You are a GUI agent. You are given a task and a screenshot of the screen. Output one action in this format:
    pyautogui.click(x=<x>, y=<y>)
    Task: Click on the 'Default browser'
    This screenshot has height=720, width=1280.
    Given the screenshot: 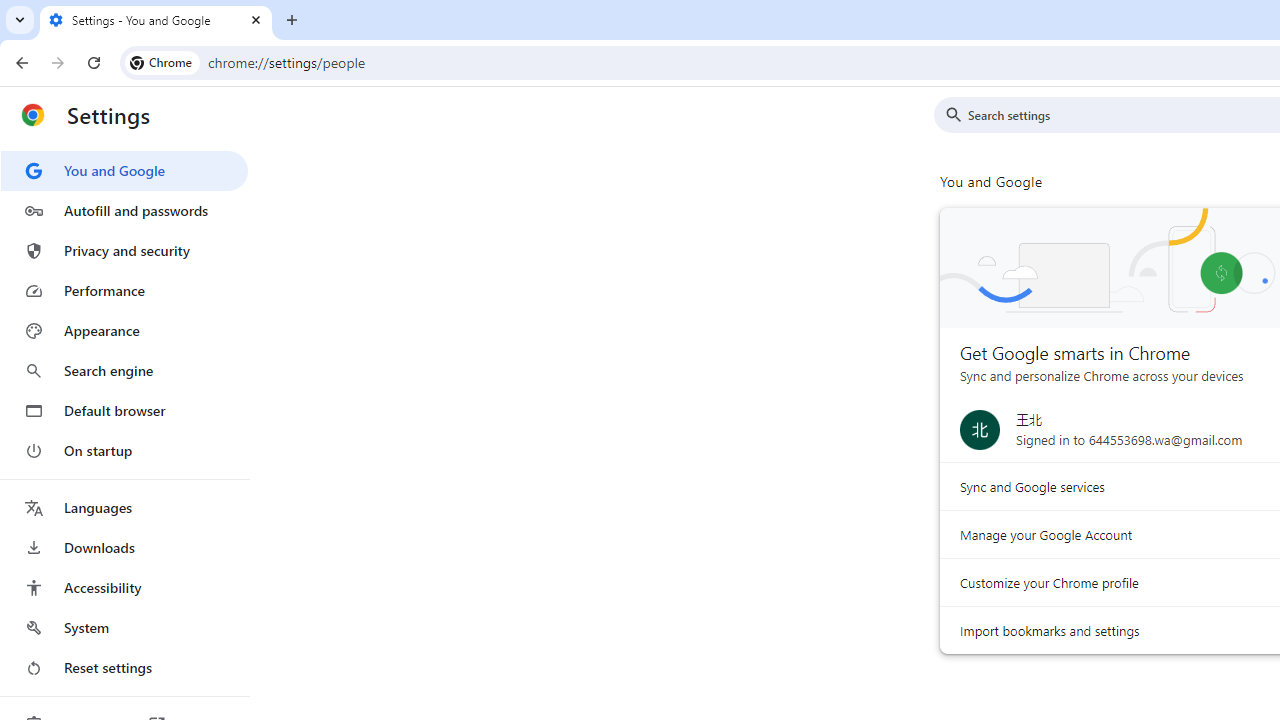 What is the action you would take?
    pyautogui.click(x=123, y=410)
    